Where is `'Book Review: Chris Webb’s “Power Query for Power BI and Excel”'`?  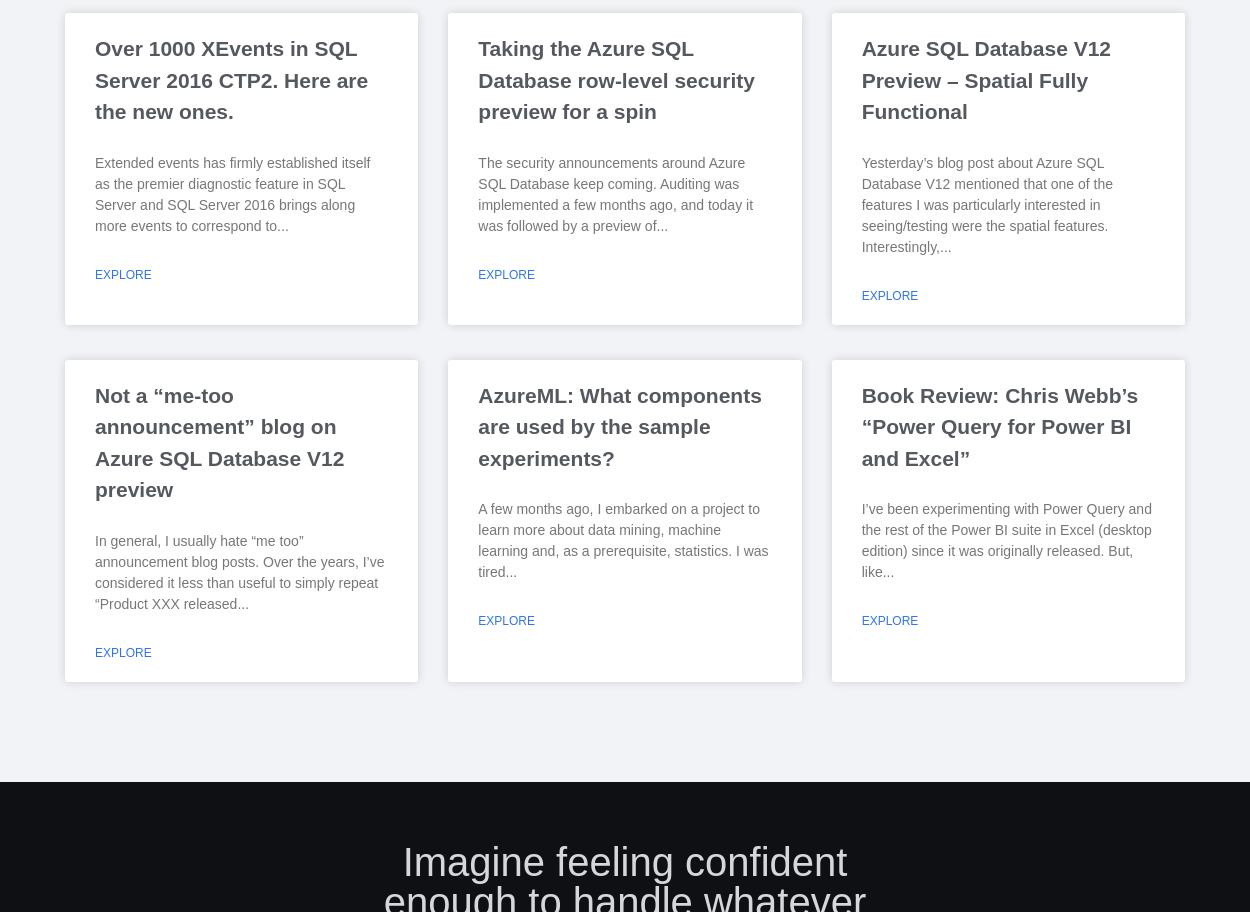
'Book Review: Chris Webb’s “Power Query for Power BI and Excel”' is located at coordinates (860, 424).